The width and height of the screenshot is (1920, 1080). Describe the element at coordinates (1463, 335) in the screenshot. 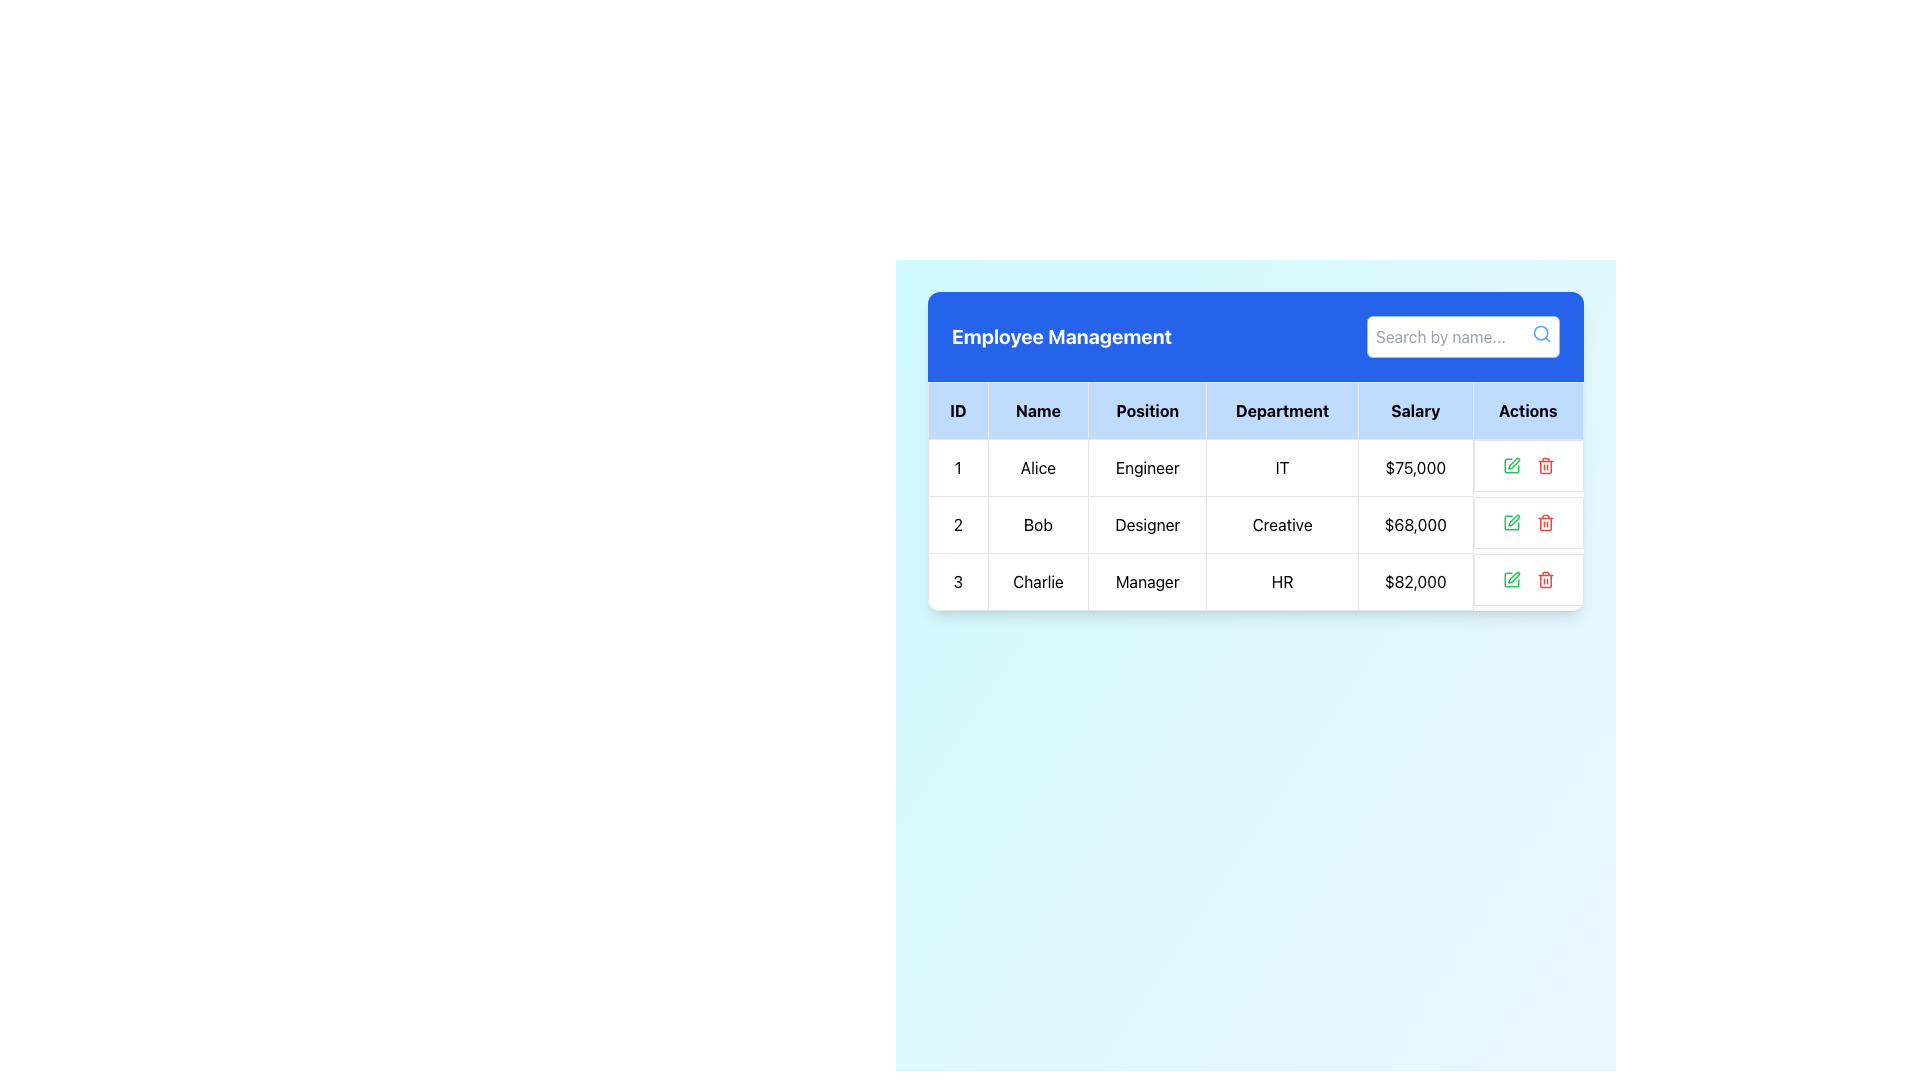

I see `the search input box located in the top-right corner of the 'Employee Management' section header bar` at that location.